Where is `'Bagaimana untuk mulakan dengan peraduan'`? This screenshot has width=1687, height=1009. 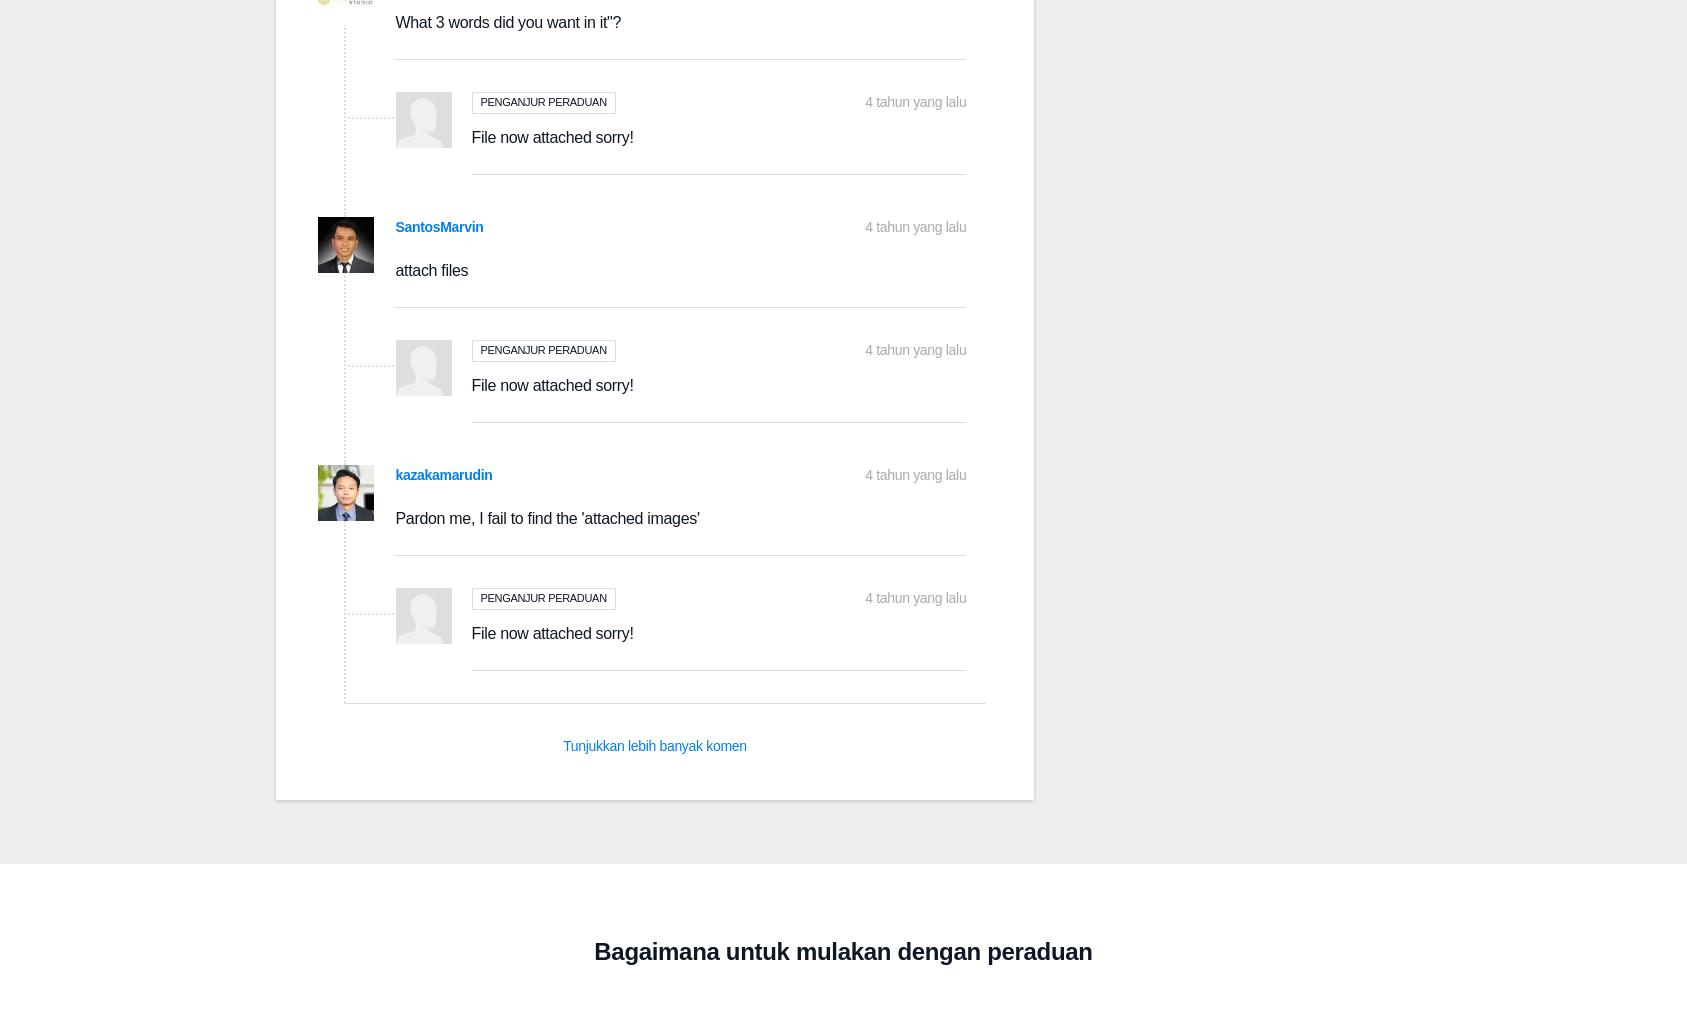 'Bagaimana untuk mulakan dengan peraduan' is located at coordinates (841, 951).